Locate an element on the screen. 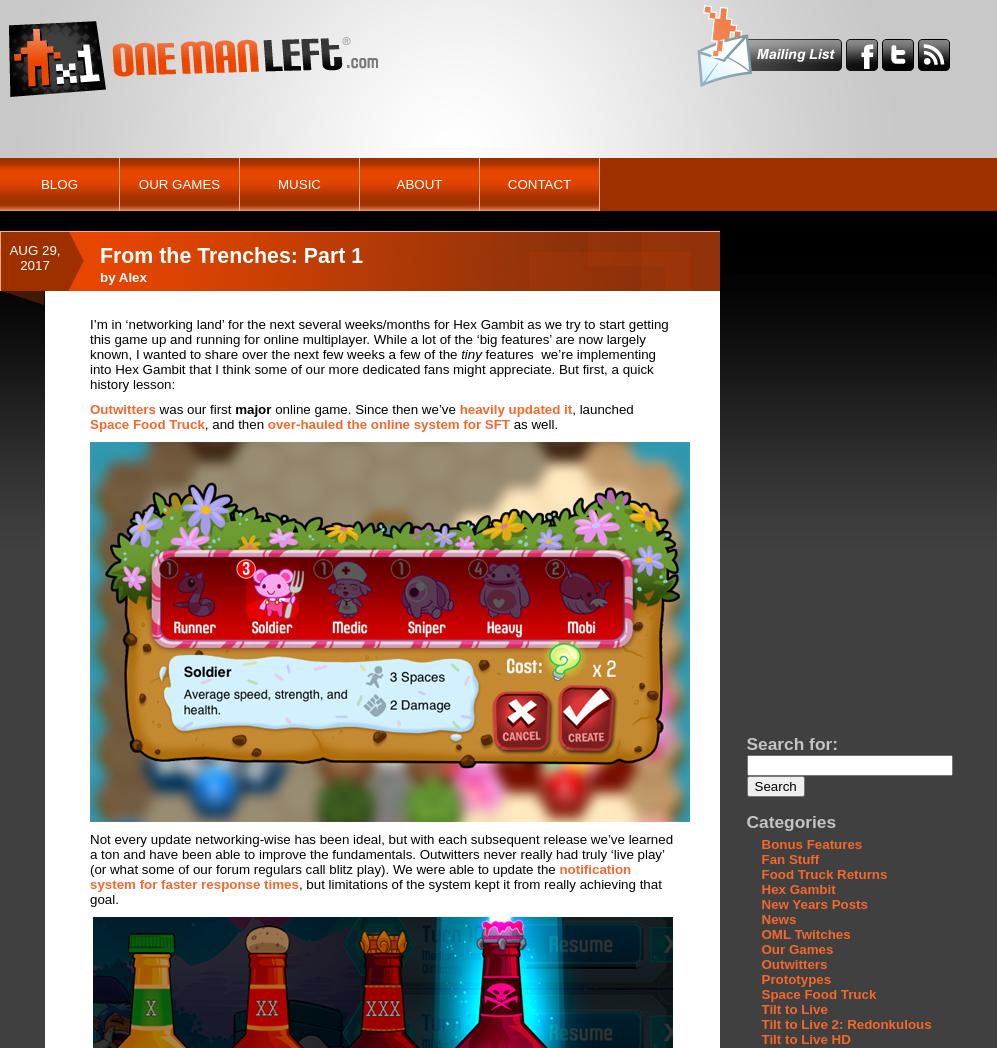 This screenshot has width=997, height=1048. 'Aug 29, 2017' is located at coordinates (34, 258).